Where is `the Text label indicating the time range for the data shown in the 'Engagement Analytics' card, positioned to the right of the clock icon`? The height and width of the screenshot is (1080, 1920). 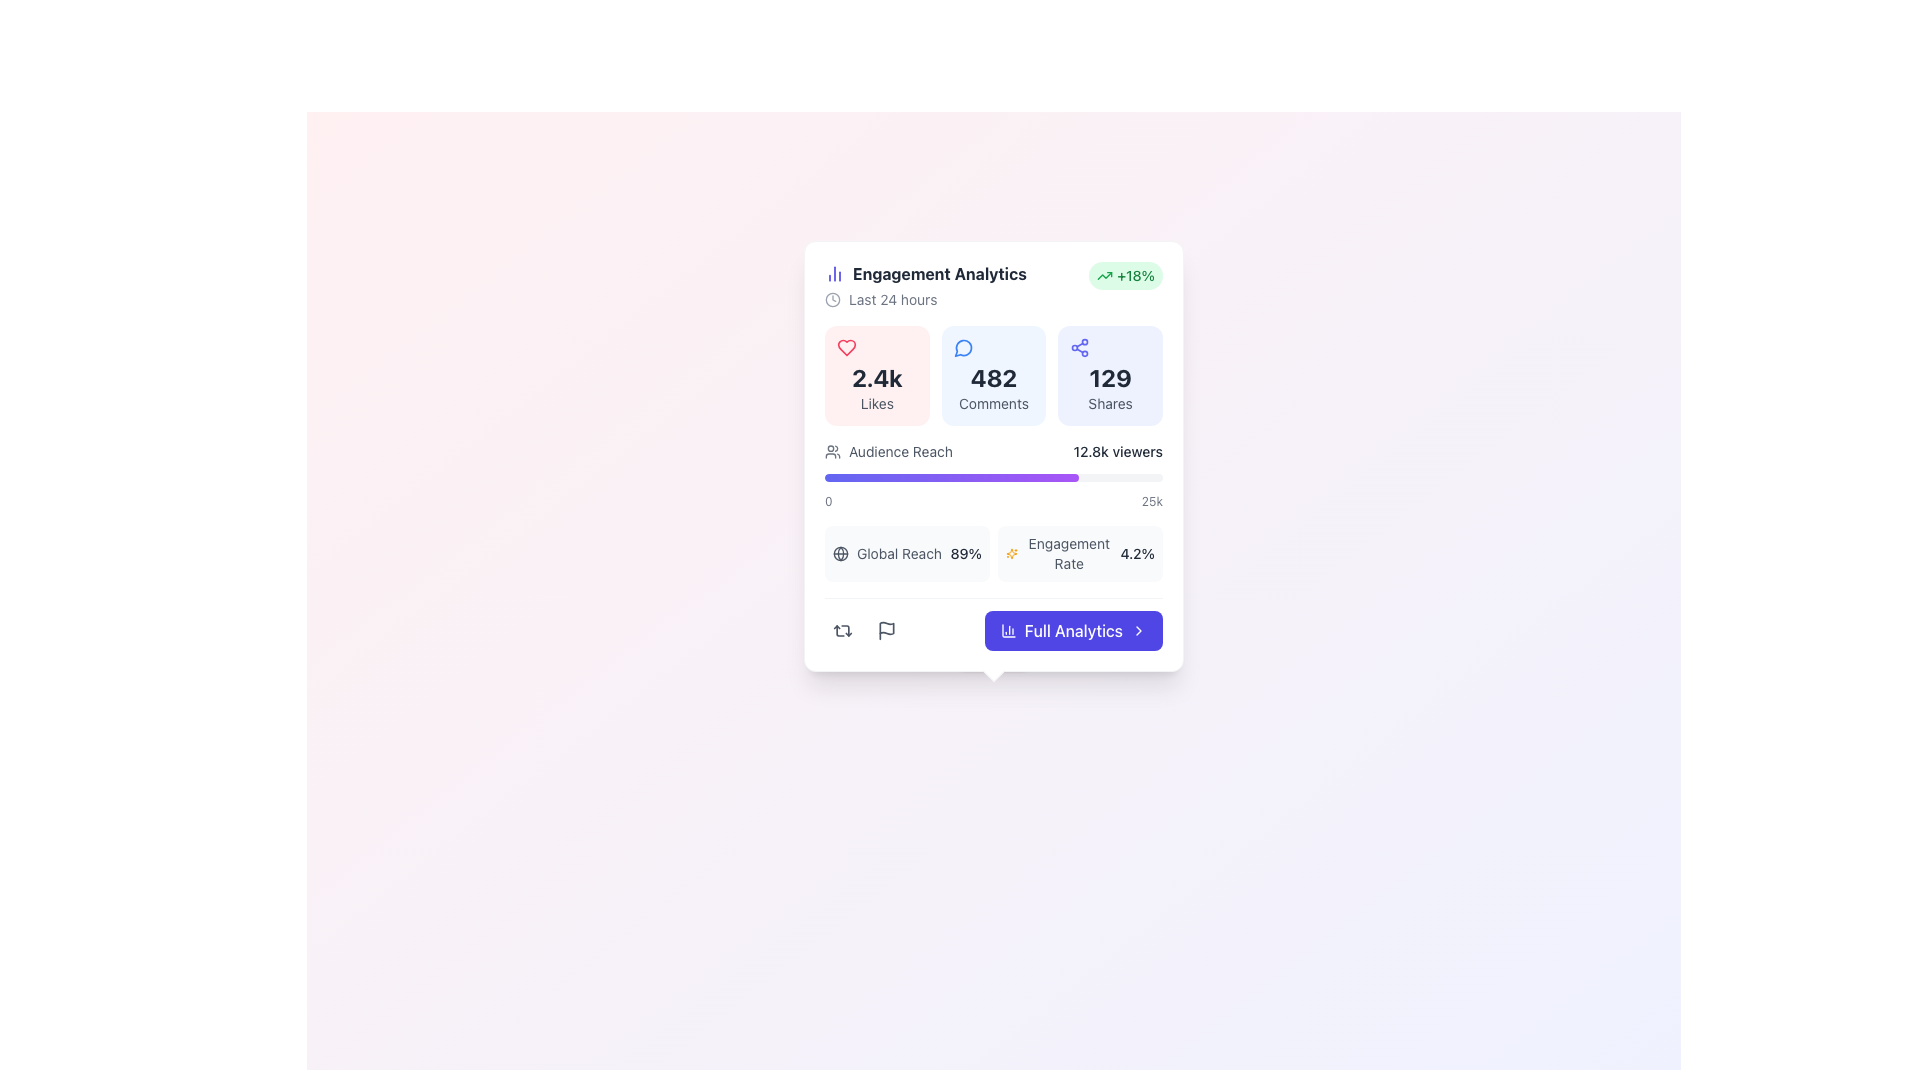 the Text label indicating the time range for the data shown in the 'Engagement Analytics' card, positioned to the right of the clock icon is located at coordinates (892, 300).